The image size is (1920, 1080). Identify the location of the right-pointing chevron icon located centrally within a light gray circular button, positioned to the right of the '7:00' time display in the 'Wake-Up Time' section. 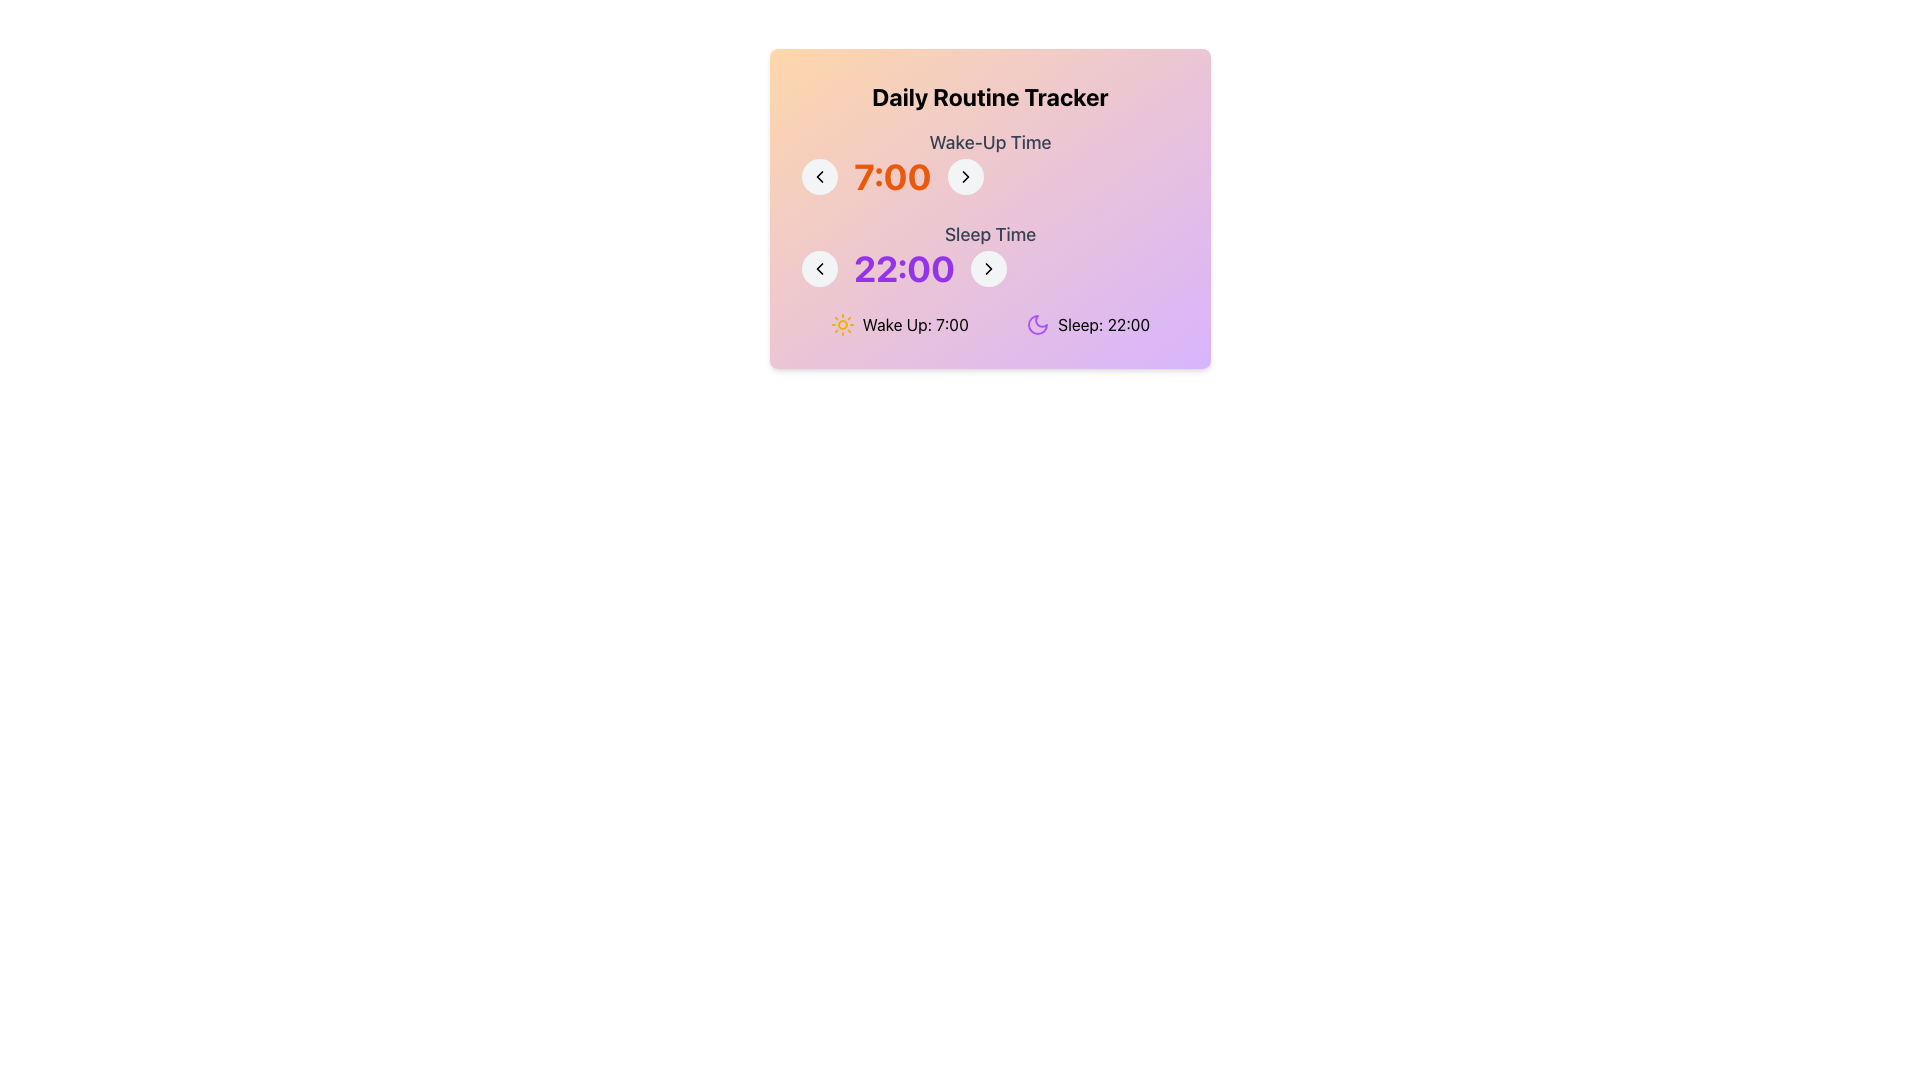
(965, 176).